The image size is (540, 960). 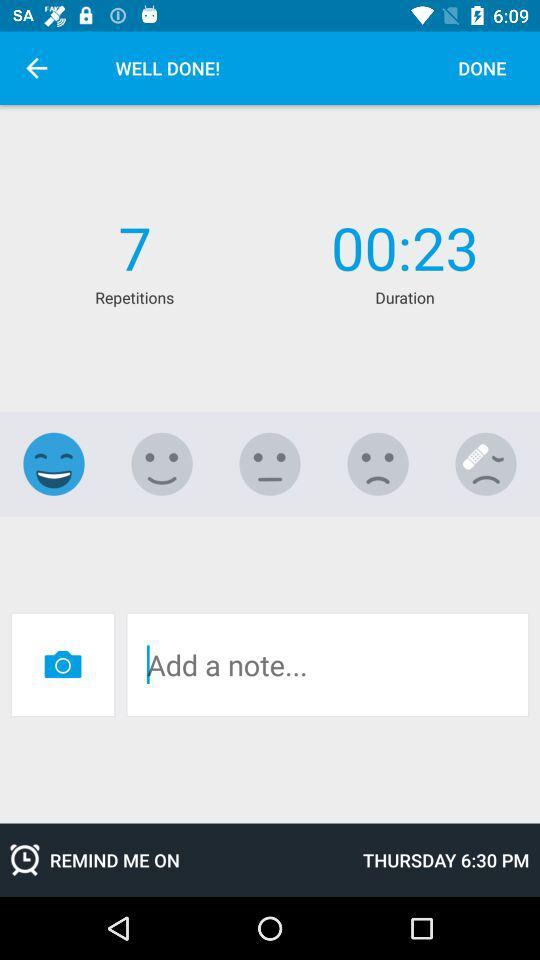 What do you see at coordinates (161, 464) in the screenshot?
I see `mildly happy emoji` at bounding box center [161, 464].